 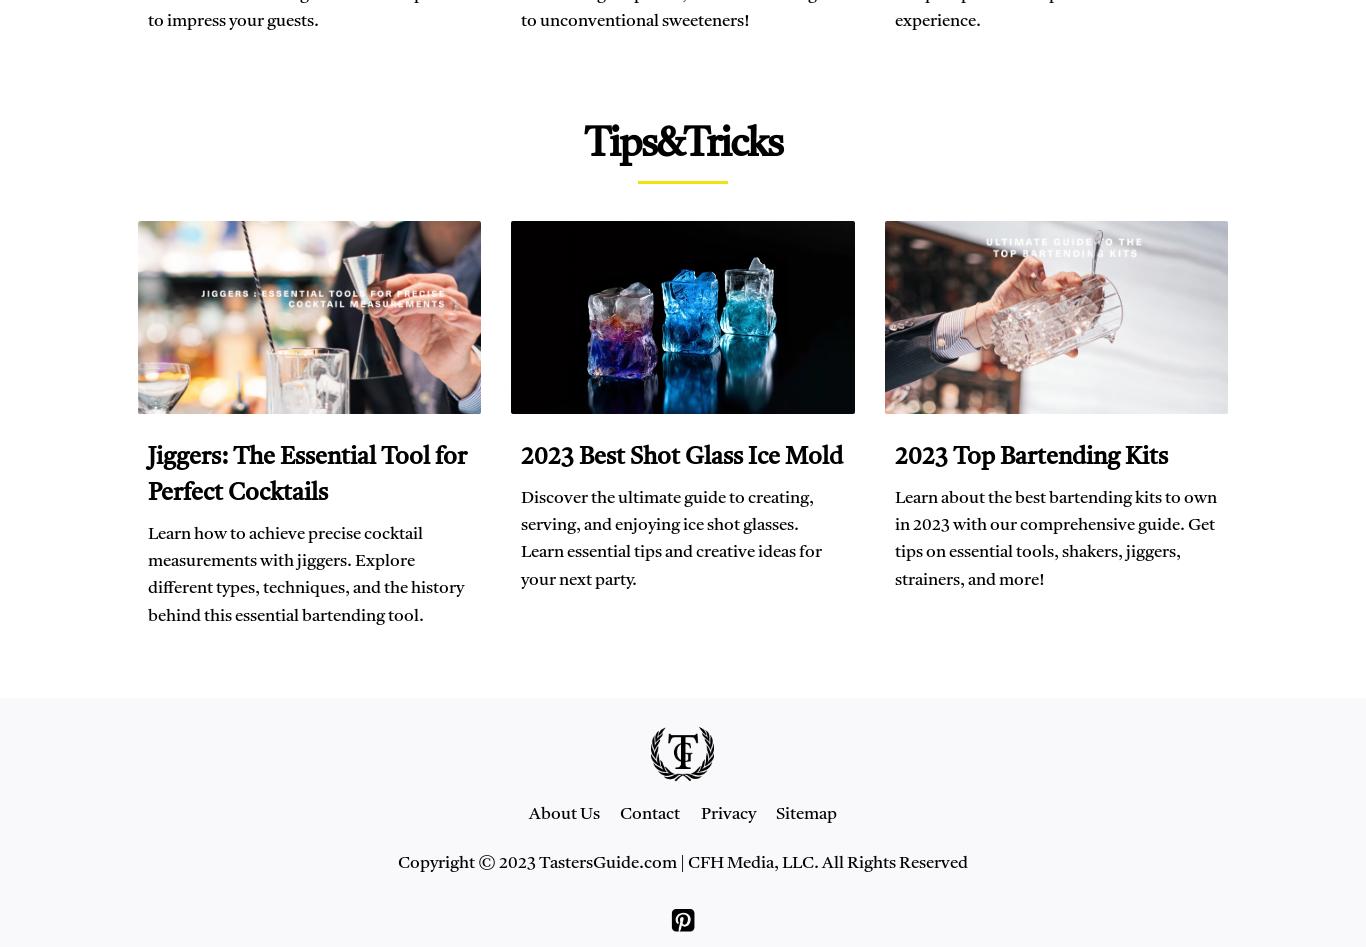 I want to click on 'Privacy', so click(x=727, y=813).